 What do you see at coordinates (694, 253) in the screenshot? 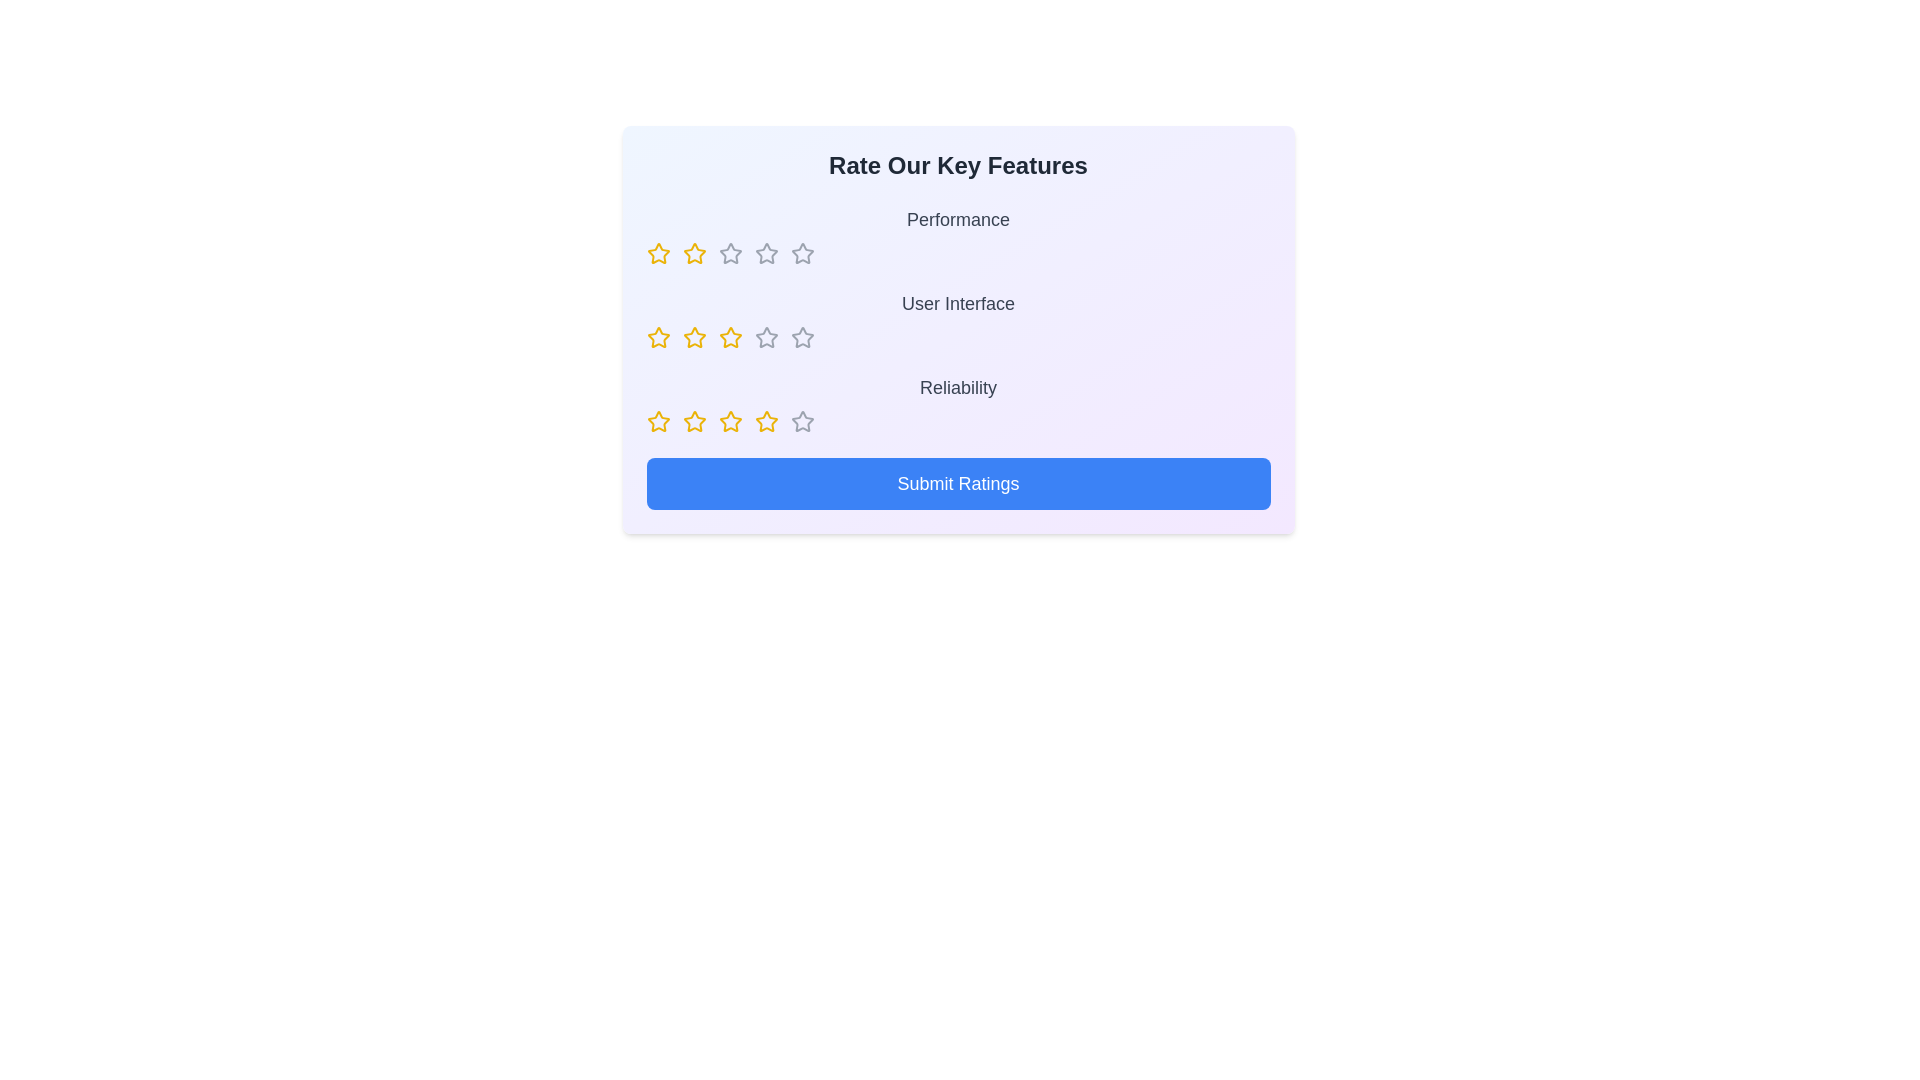
I see `the rating for a feature to 2 stars` at bounding box center [694, 253].